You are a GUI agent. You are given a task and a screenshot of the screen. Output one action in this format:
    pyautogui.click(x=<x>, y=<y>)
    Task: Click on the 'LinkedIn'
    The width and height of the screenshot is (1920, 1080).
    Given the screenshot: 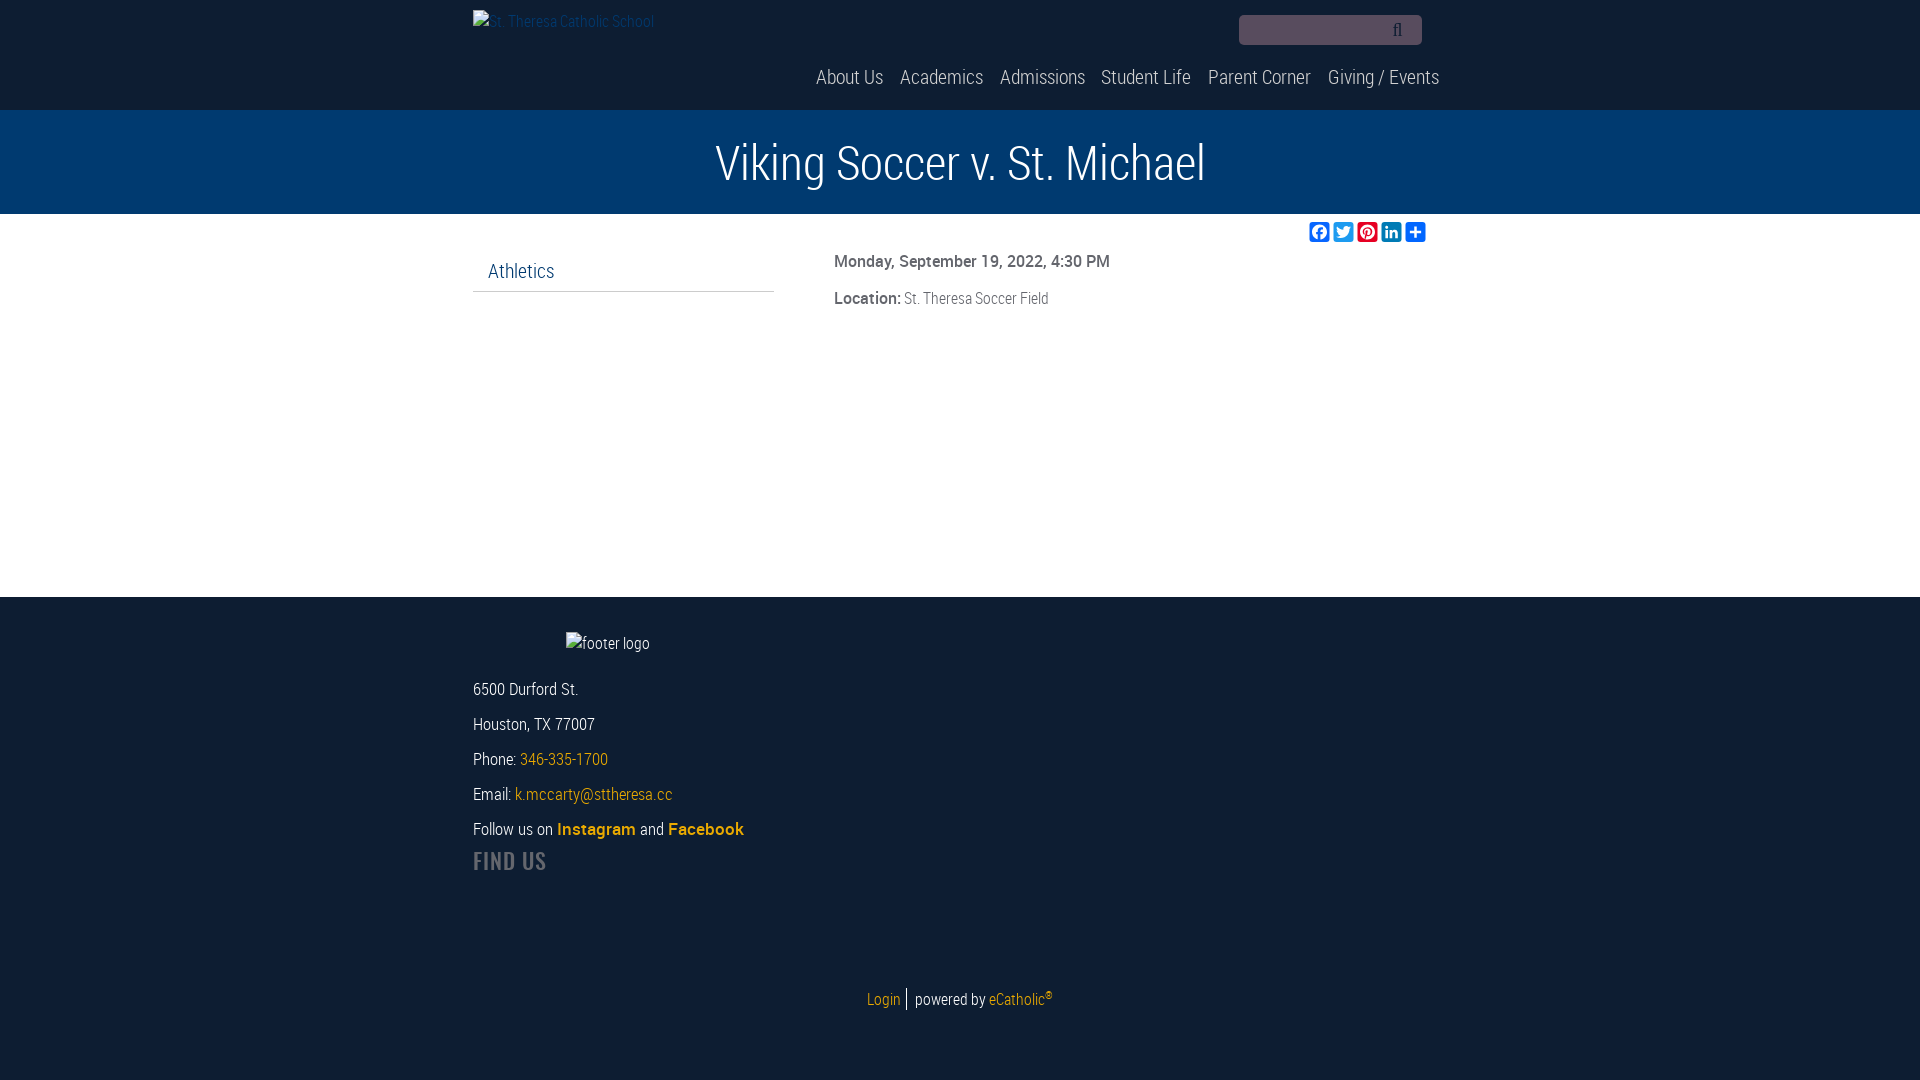 What is the action you would take?
    pyautogui.click(x=1391, y=230)
    